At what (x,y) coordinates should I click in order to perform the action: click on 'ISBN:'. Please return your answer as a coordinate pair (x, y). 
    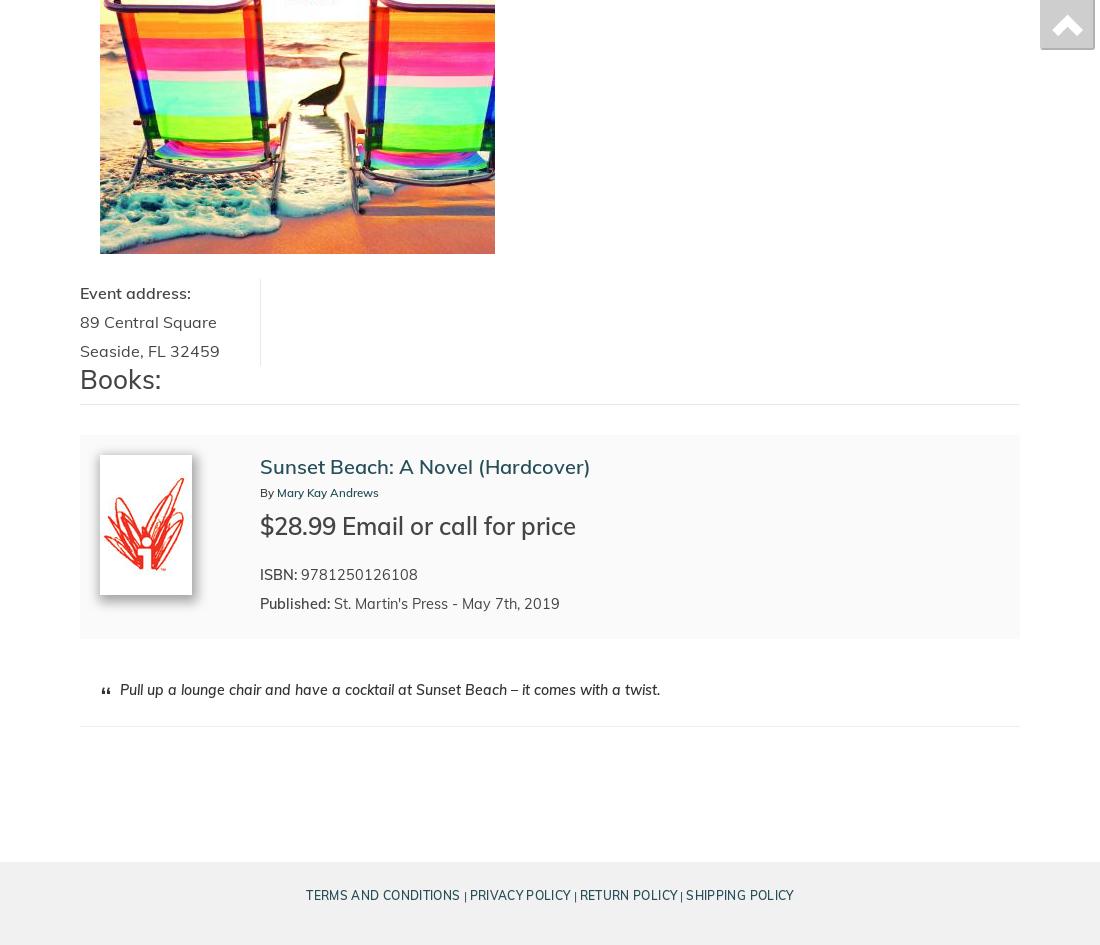
    Looking at the image, I should click on (277, 573).